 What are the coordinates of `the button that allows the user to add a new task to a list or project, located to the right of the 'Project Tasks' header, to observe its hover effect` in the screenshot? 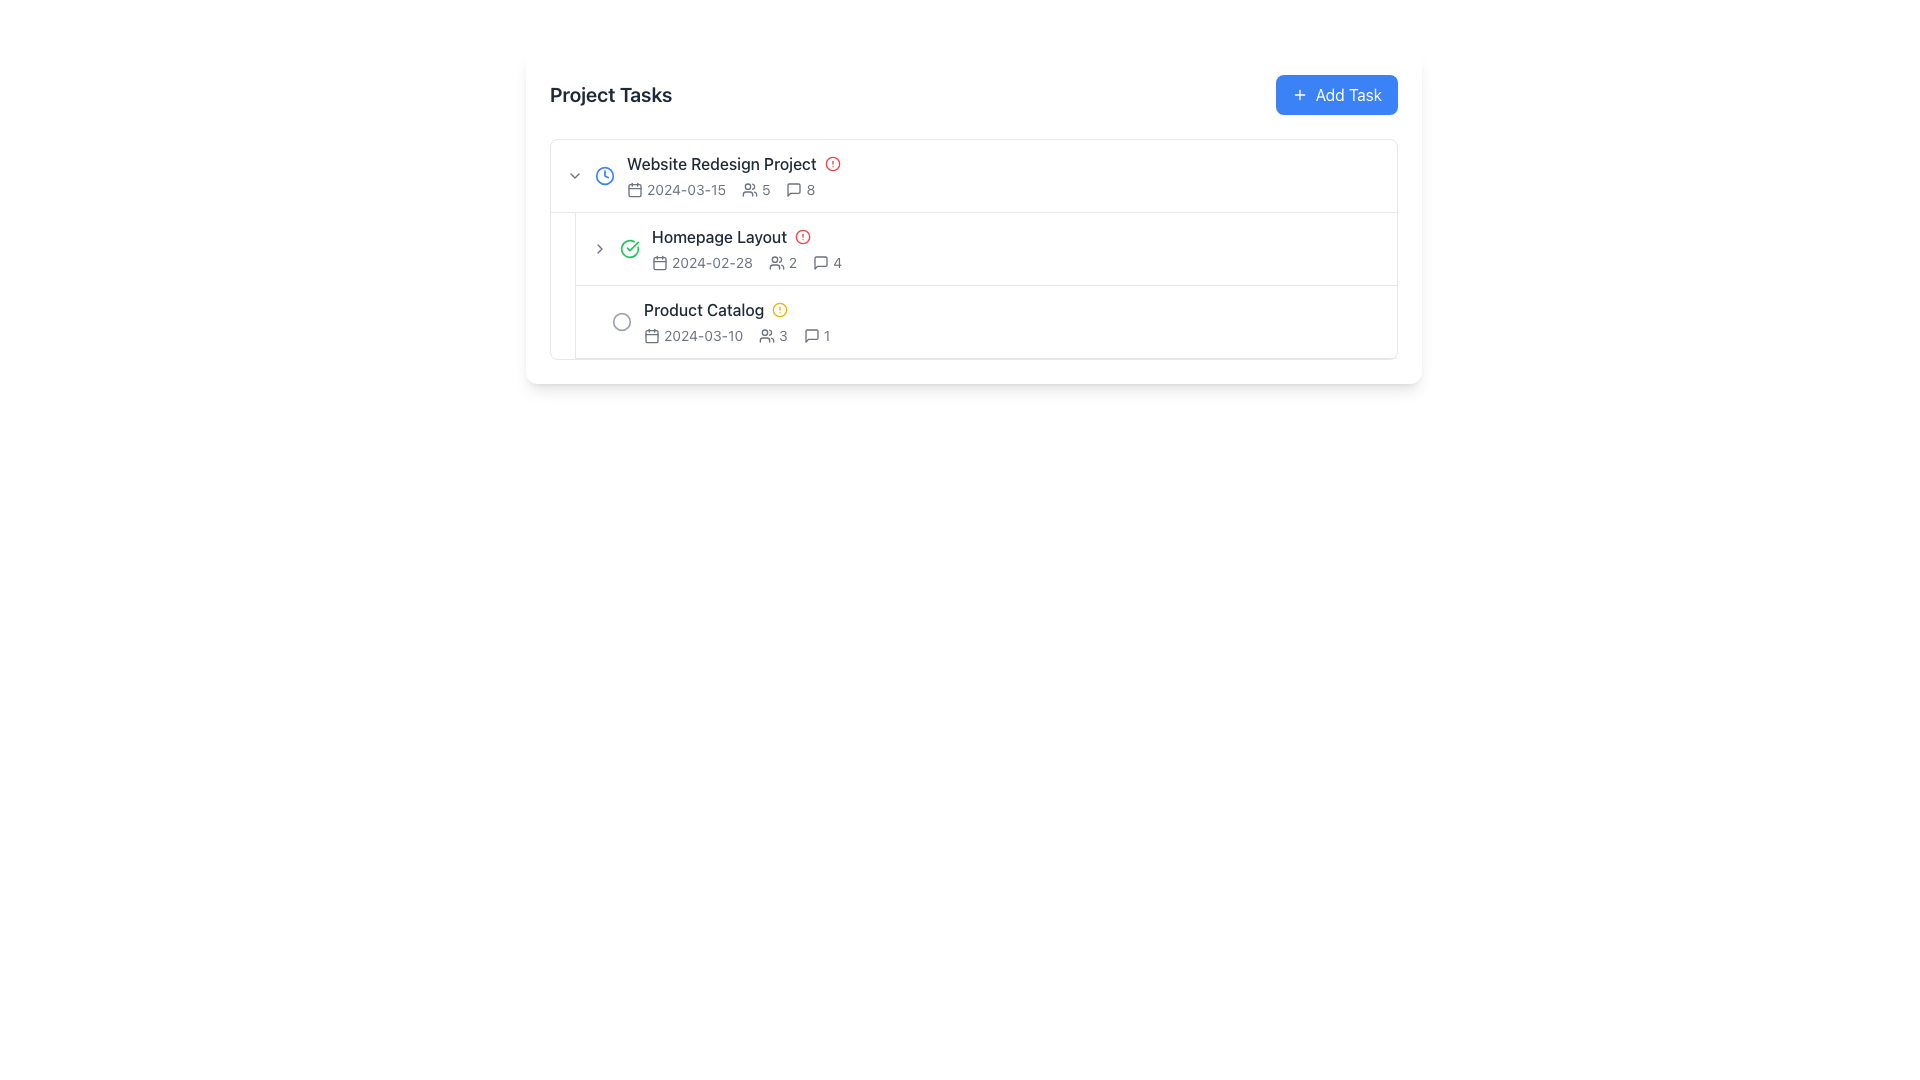 It's located at (1336, 95).